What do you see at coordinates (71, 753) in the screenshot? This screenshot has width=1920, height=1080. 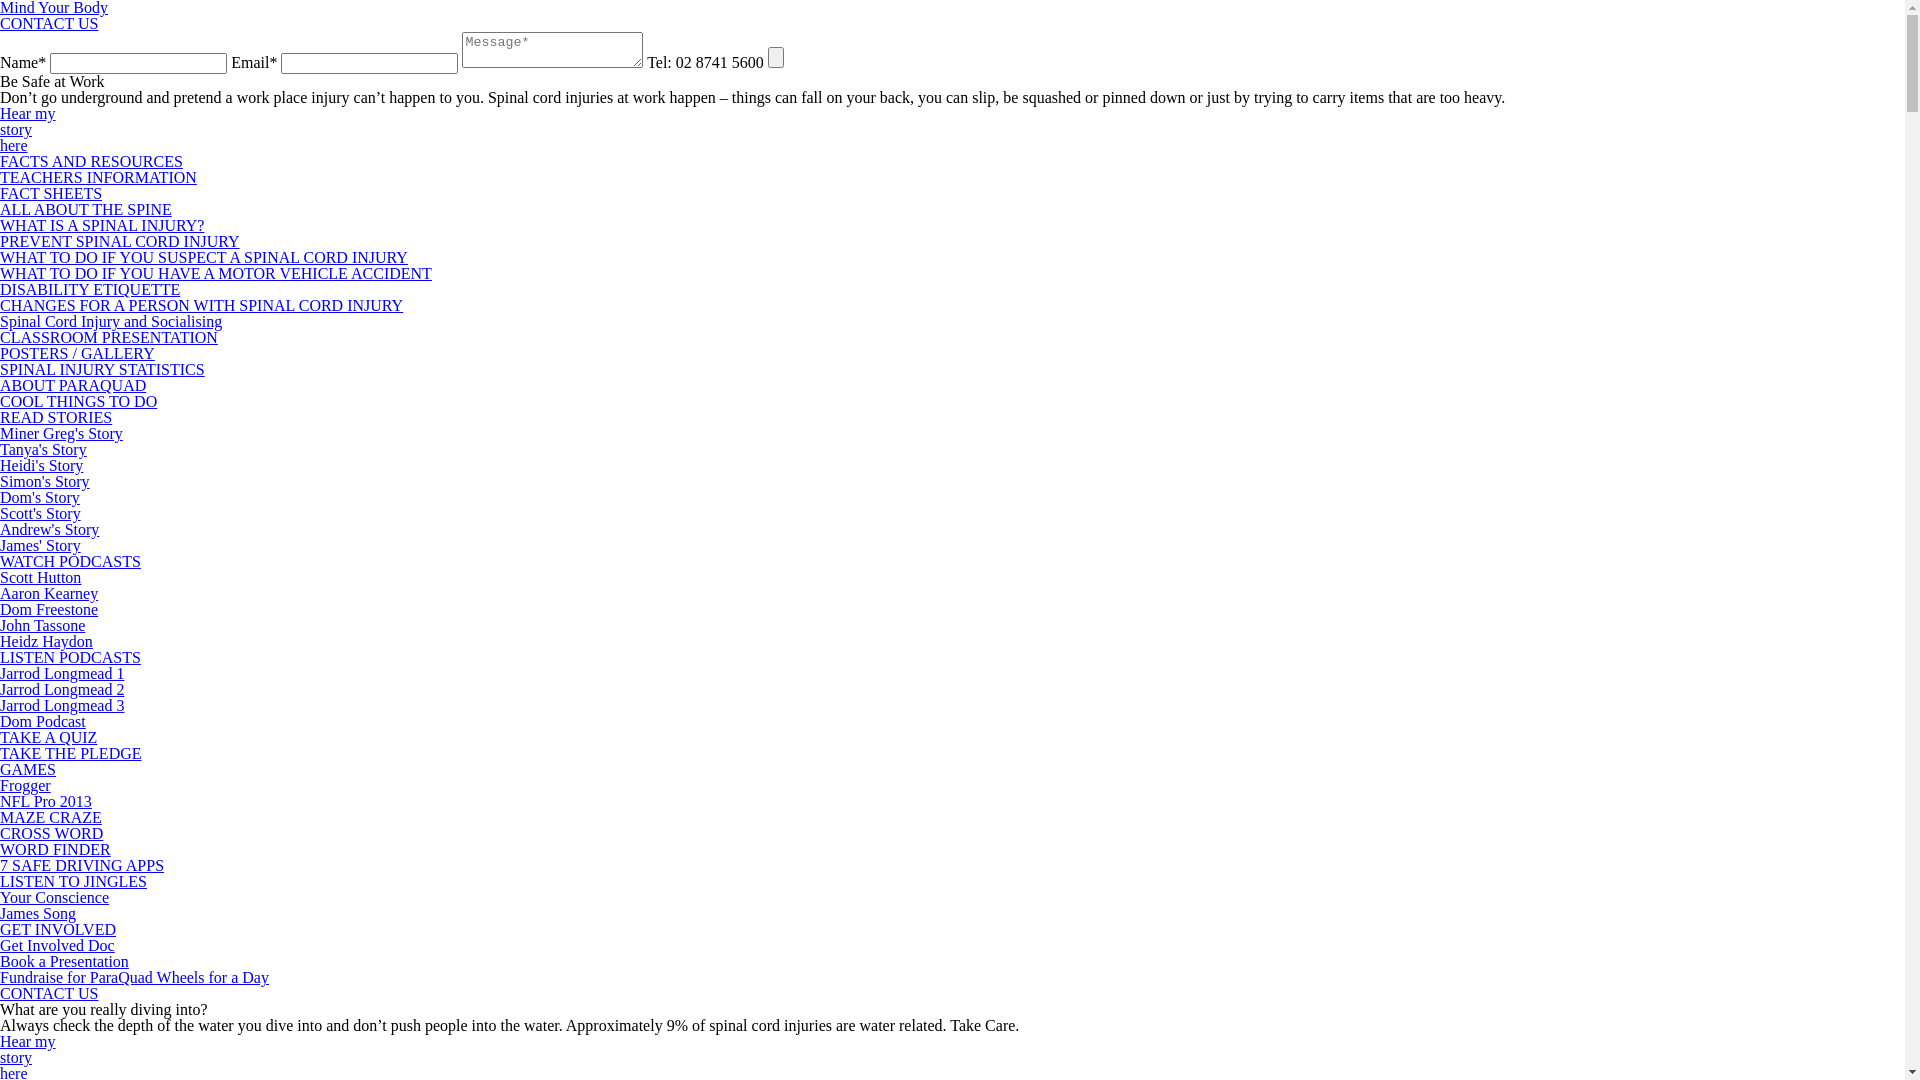 I see `'TAKE THE PLEDGE'` at bounding box center [71, 753].